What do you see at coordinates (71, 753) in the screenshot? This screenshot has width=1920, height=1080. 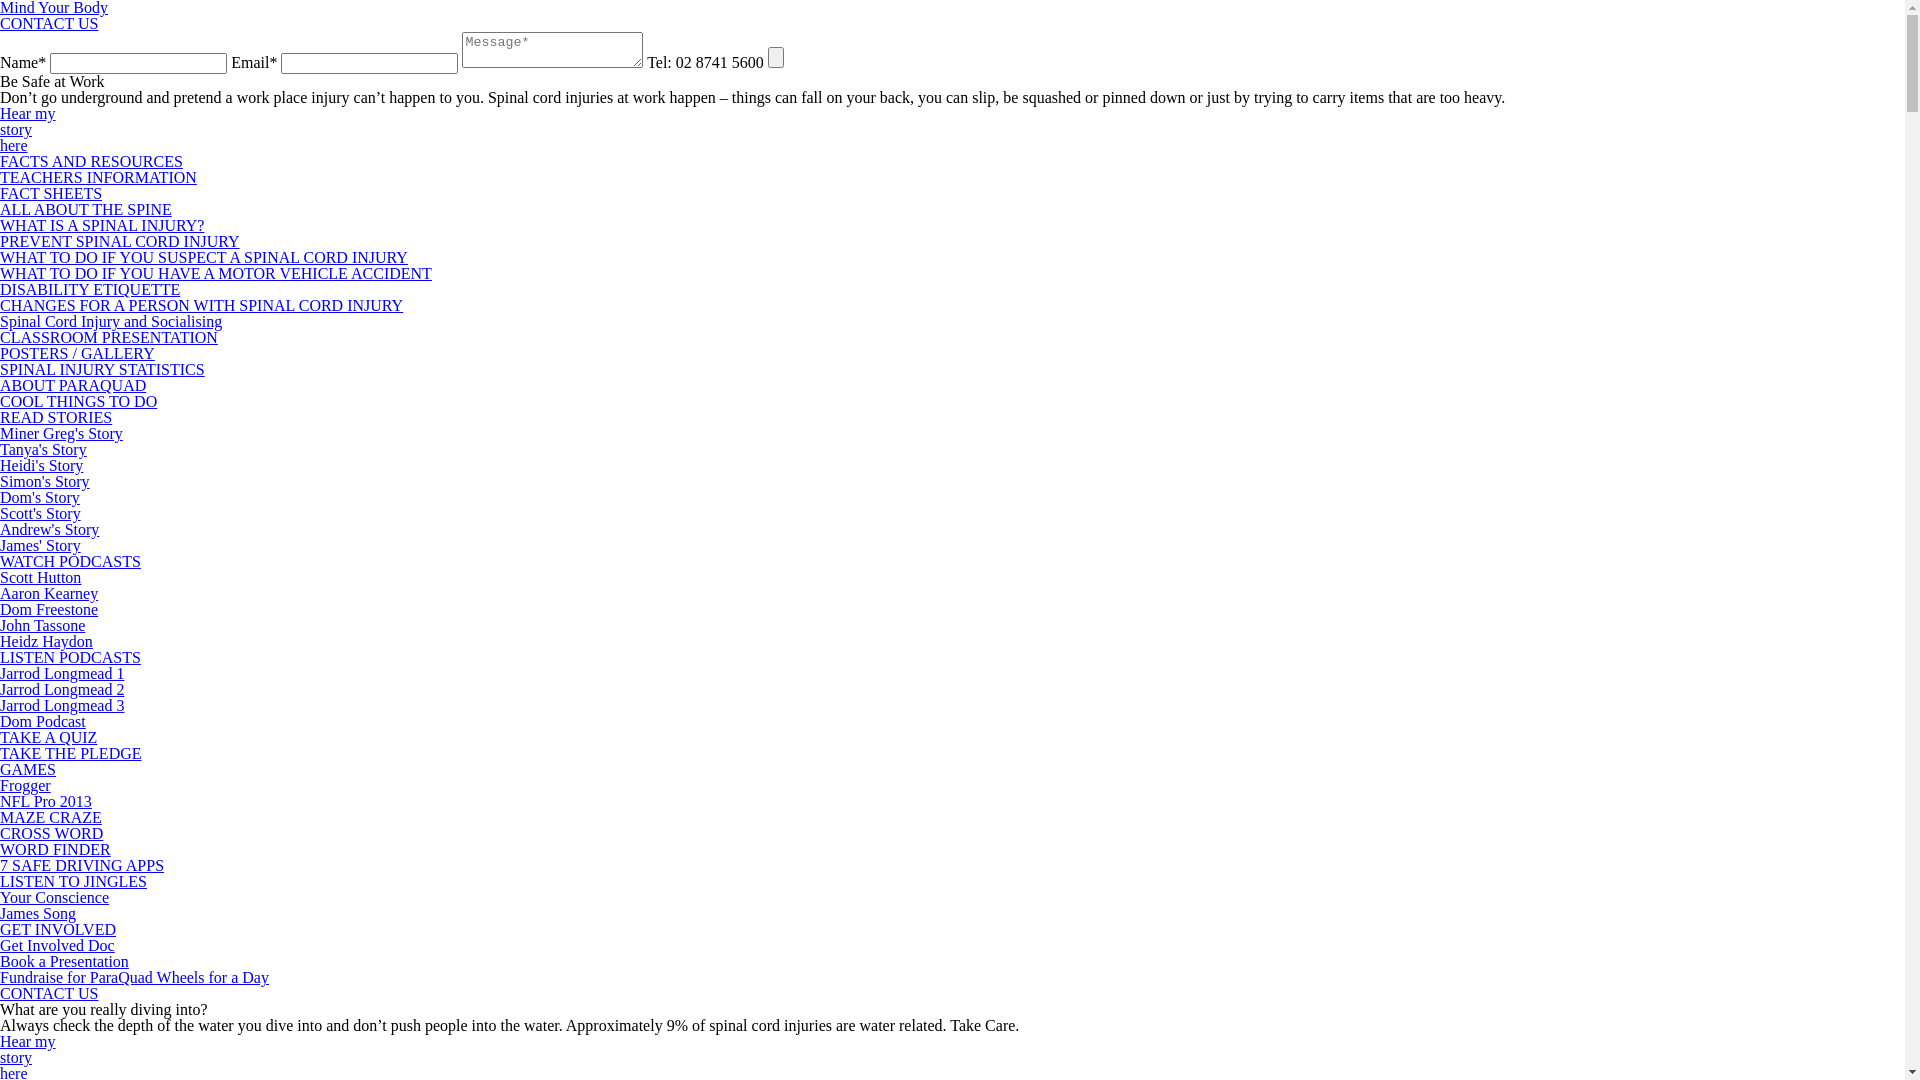 I see `'TAKE THE PLEDGE'` at bounding box center [71, 753].